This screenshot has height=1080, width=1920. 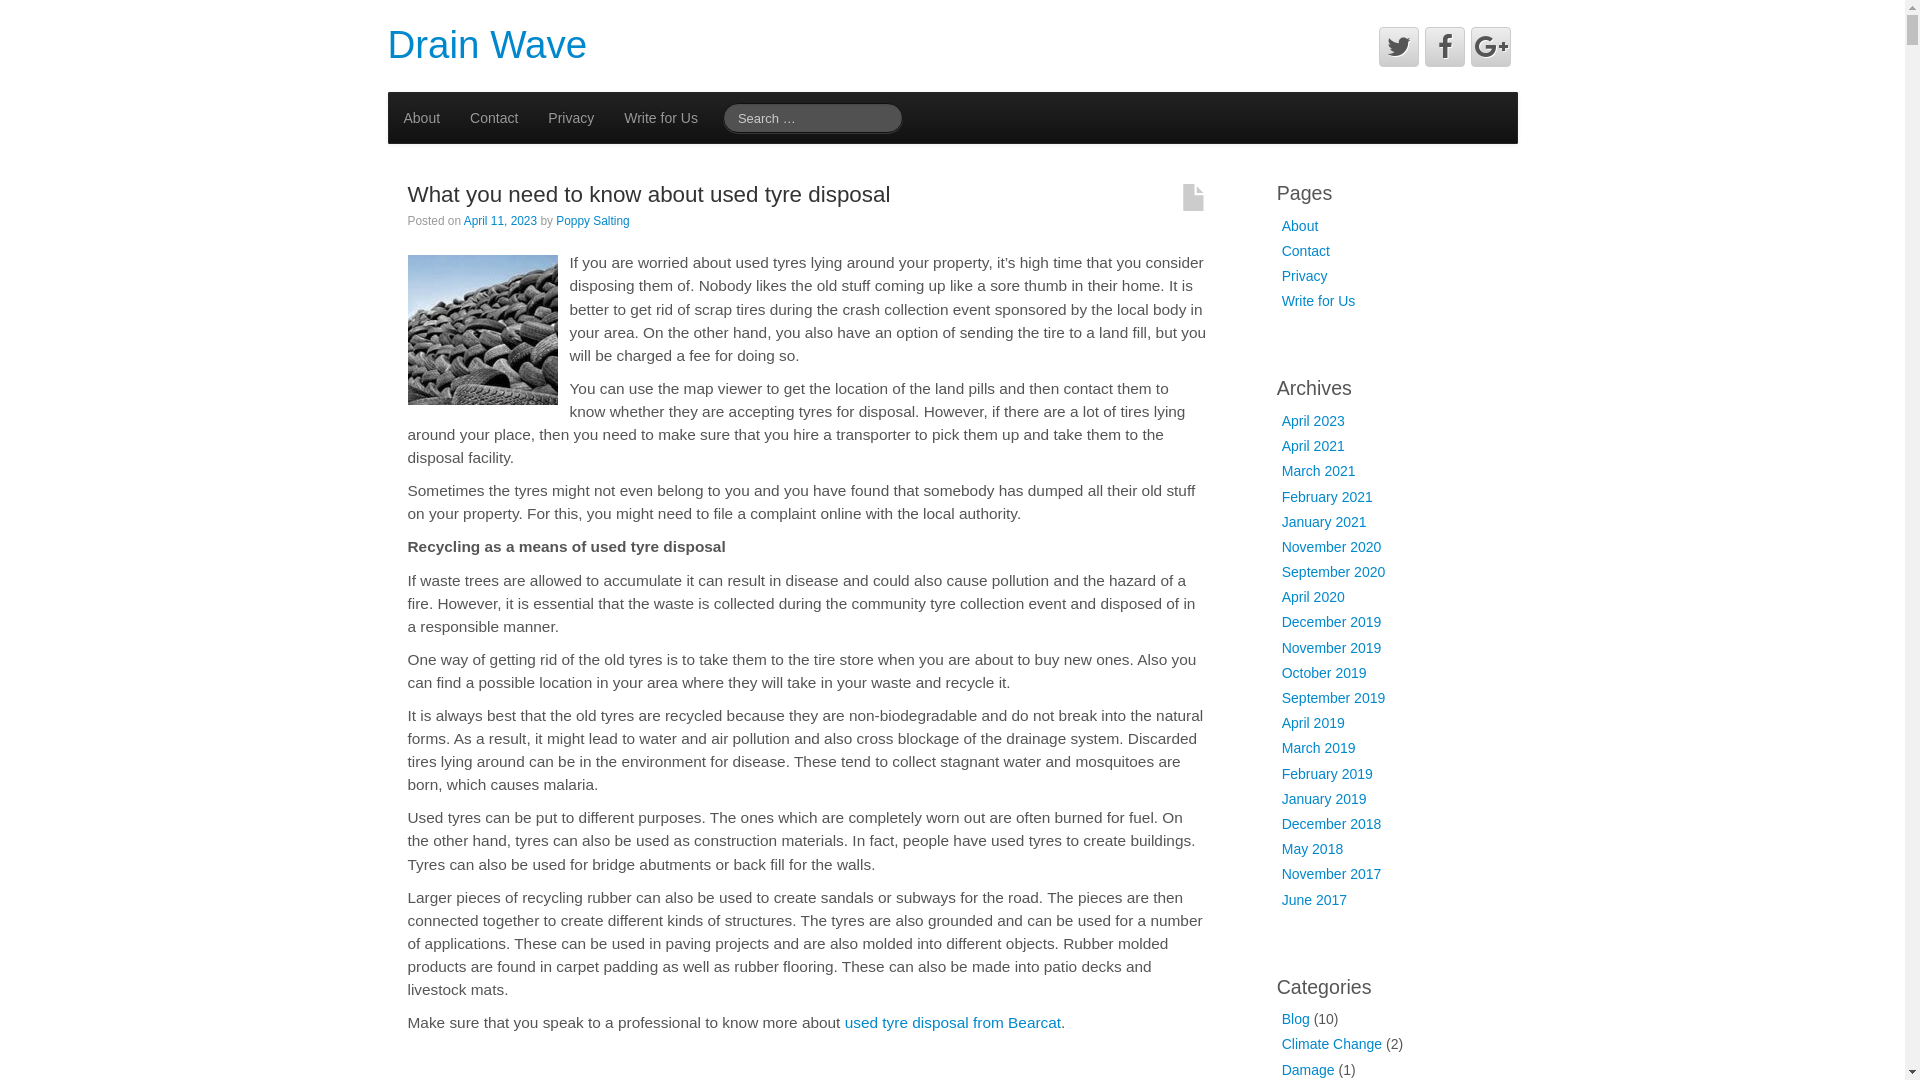 What do you see at coordinates (1319, 748) in the screenshot?
I see `'March 2019'` at bounding box center [1319, 748].